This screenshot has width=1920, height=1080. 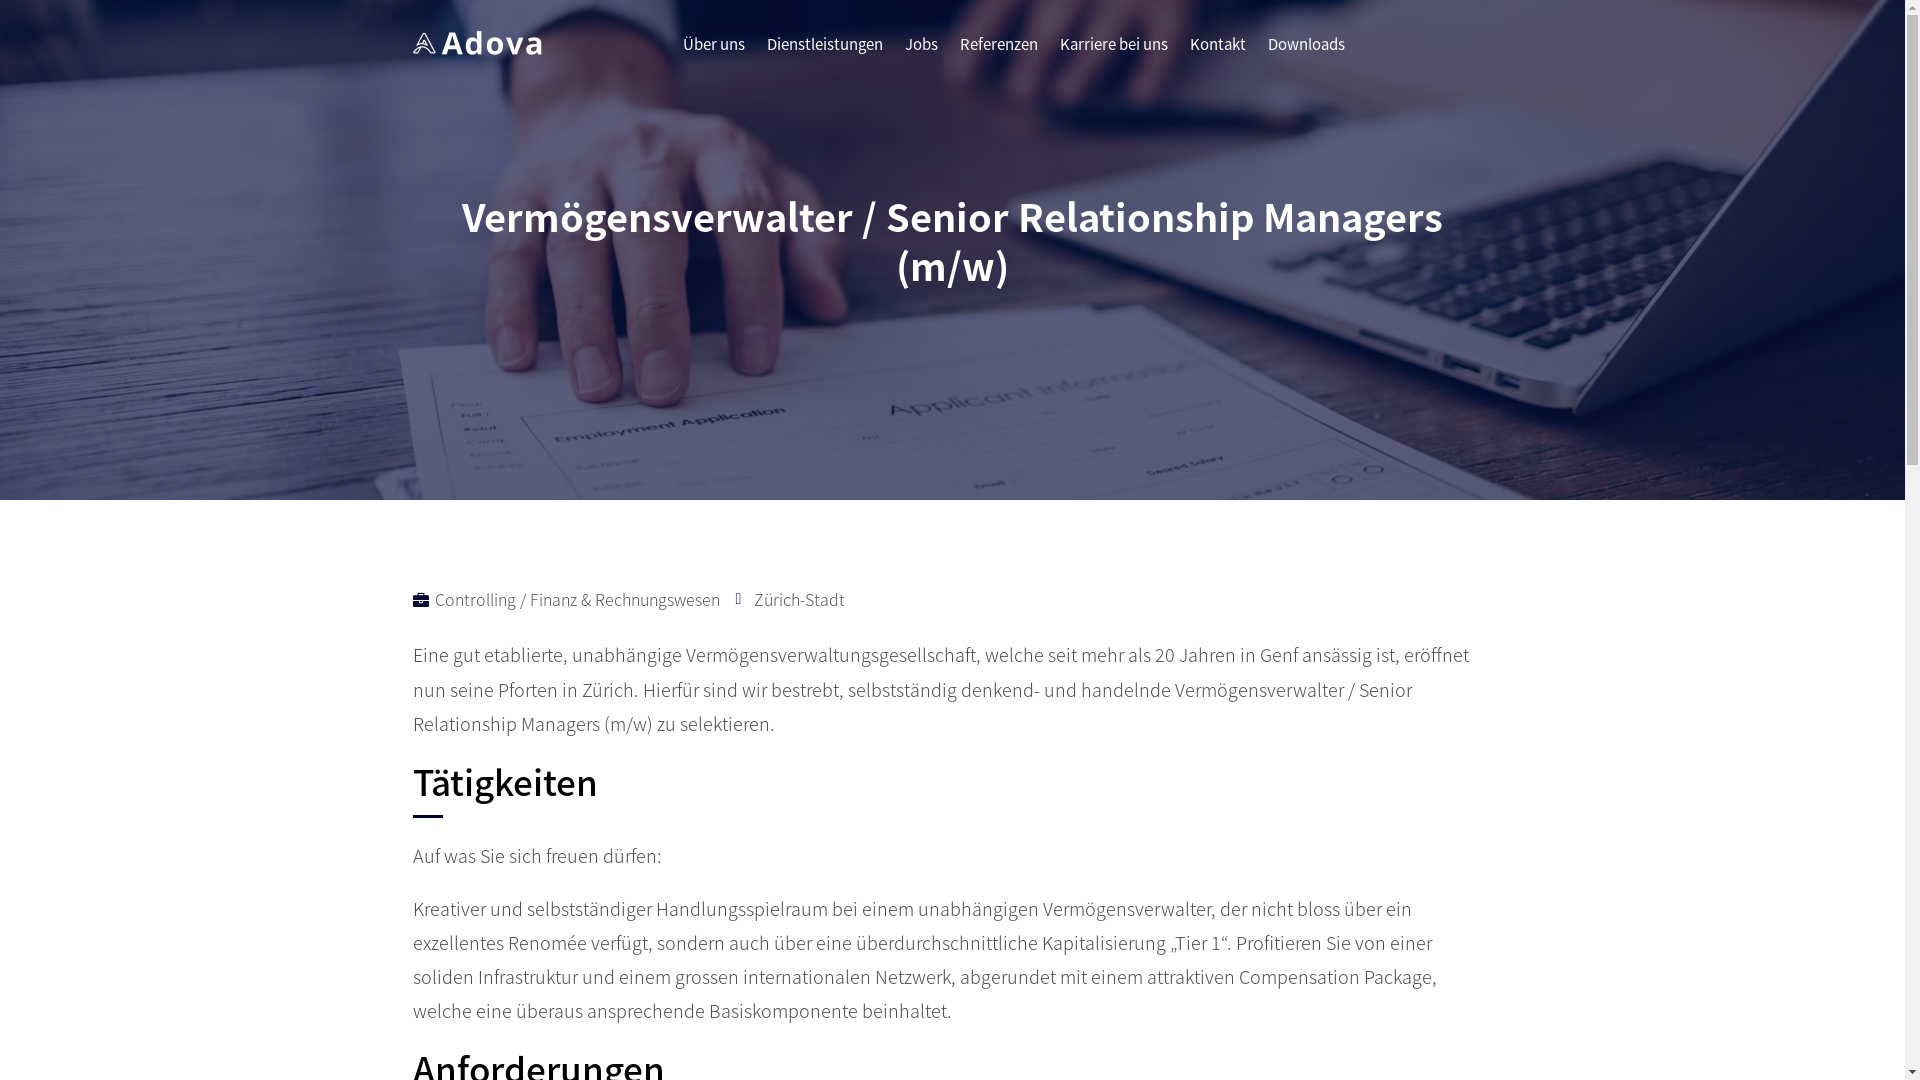 What do you see at coordinates (998, 50) in the screenshot?
I see `'Referenzen'` at bounding box center [998, 50].